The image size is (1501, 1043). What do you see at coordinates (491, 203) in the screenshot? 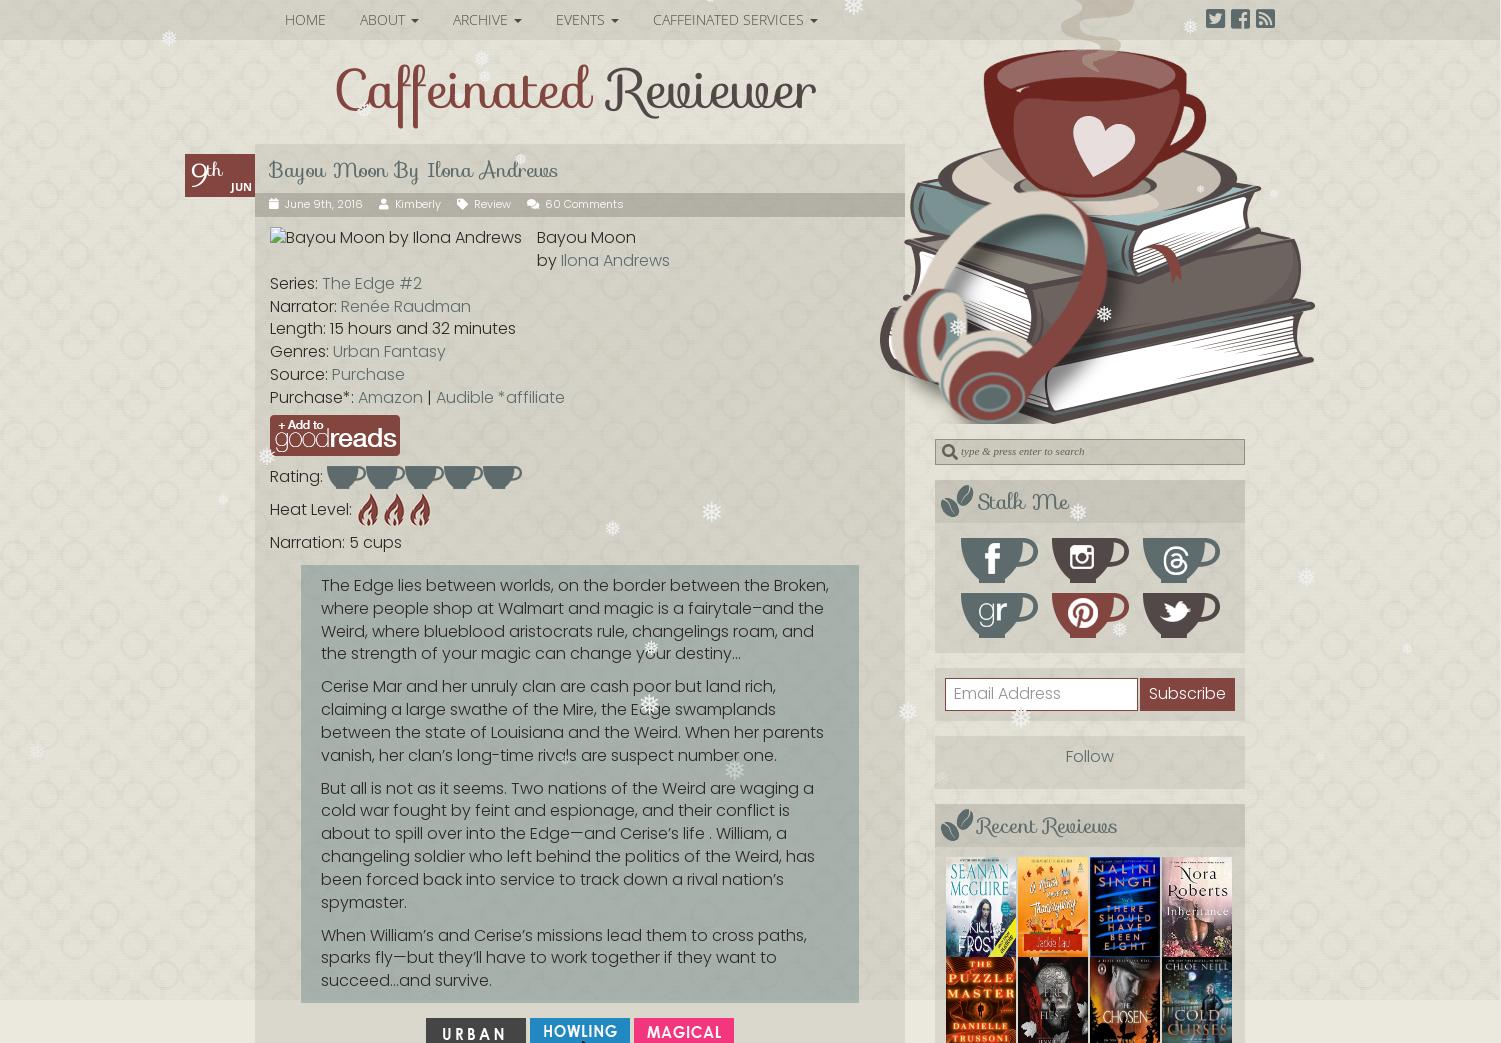
I see `'Review'` at bounding box center [491, 203].